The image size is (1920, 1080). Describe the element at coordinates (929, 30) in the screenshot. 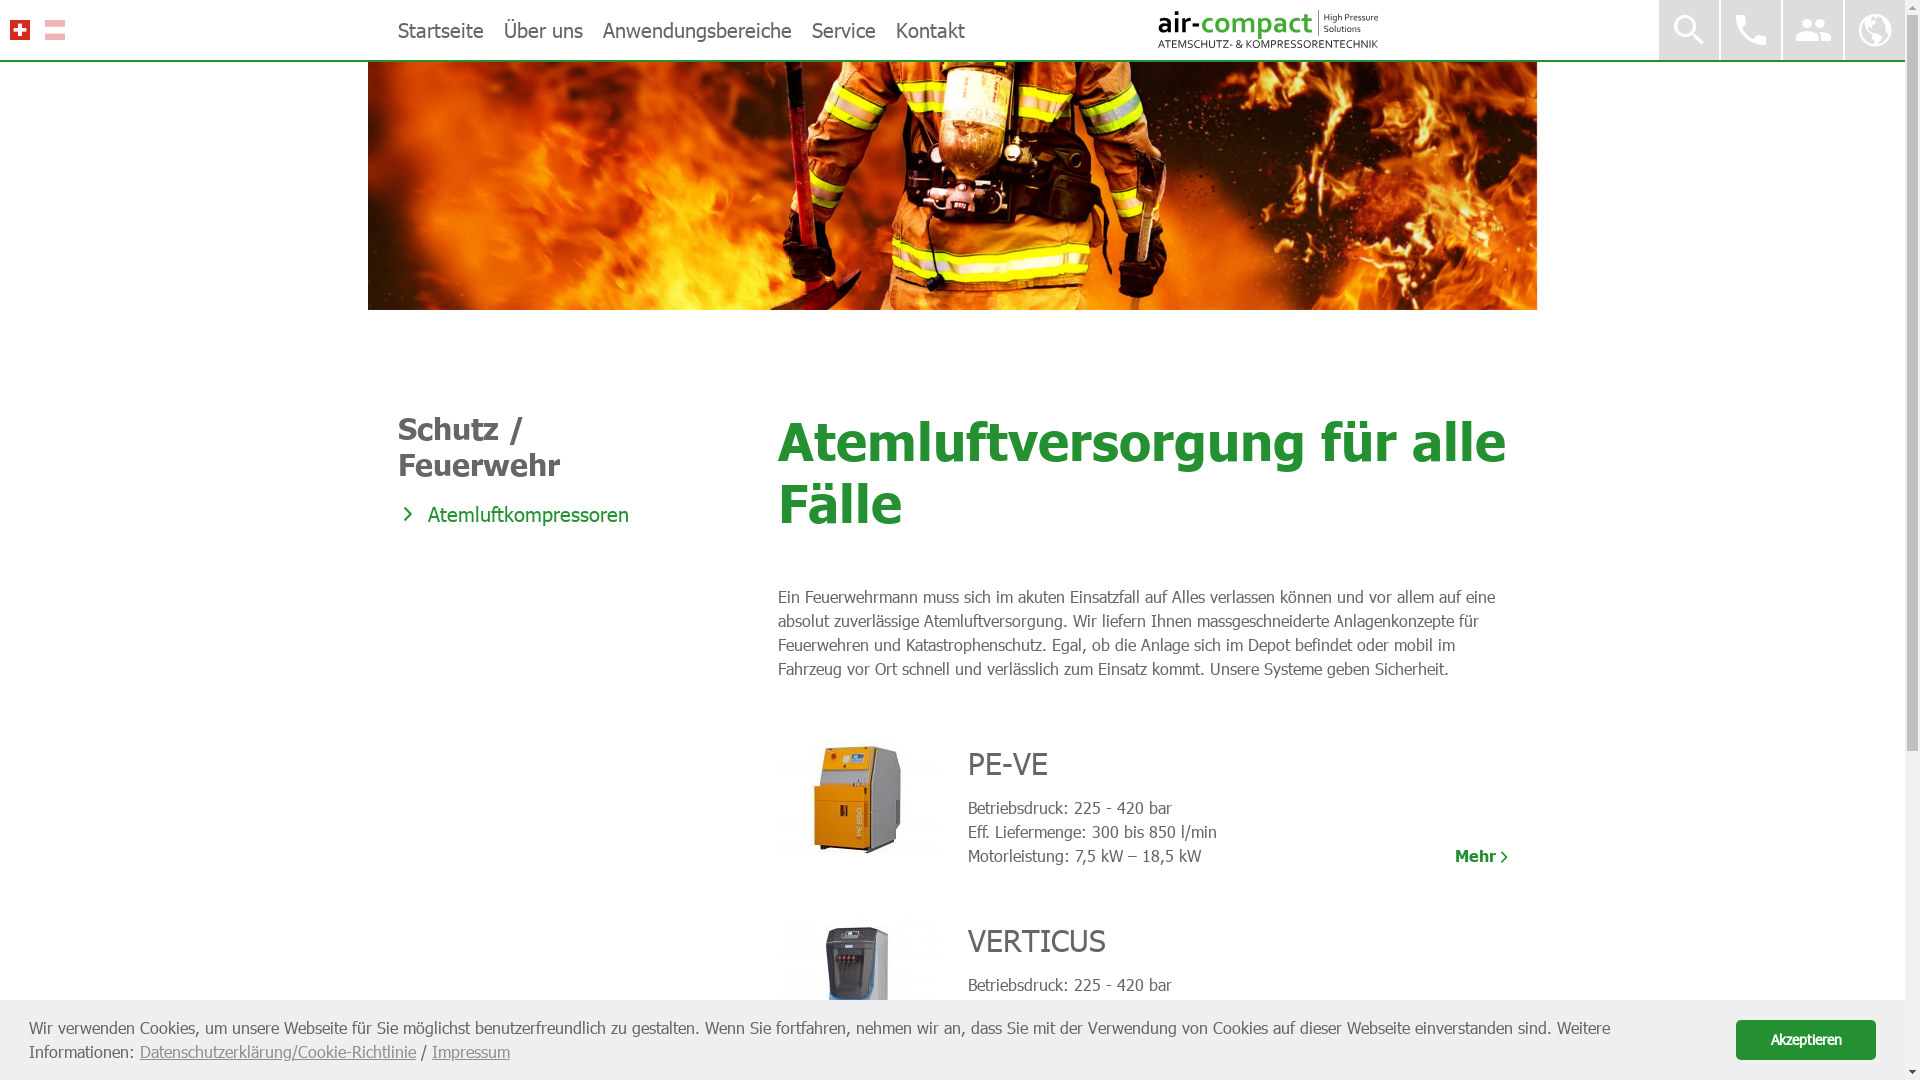

I see `'Kontakt'` at that location.